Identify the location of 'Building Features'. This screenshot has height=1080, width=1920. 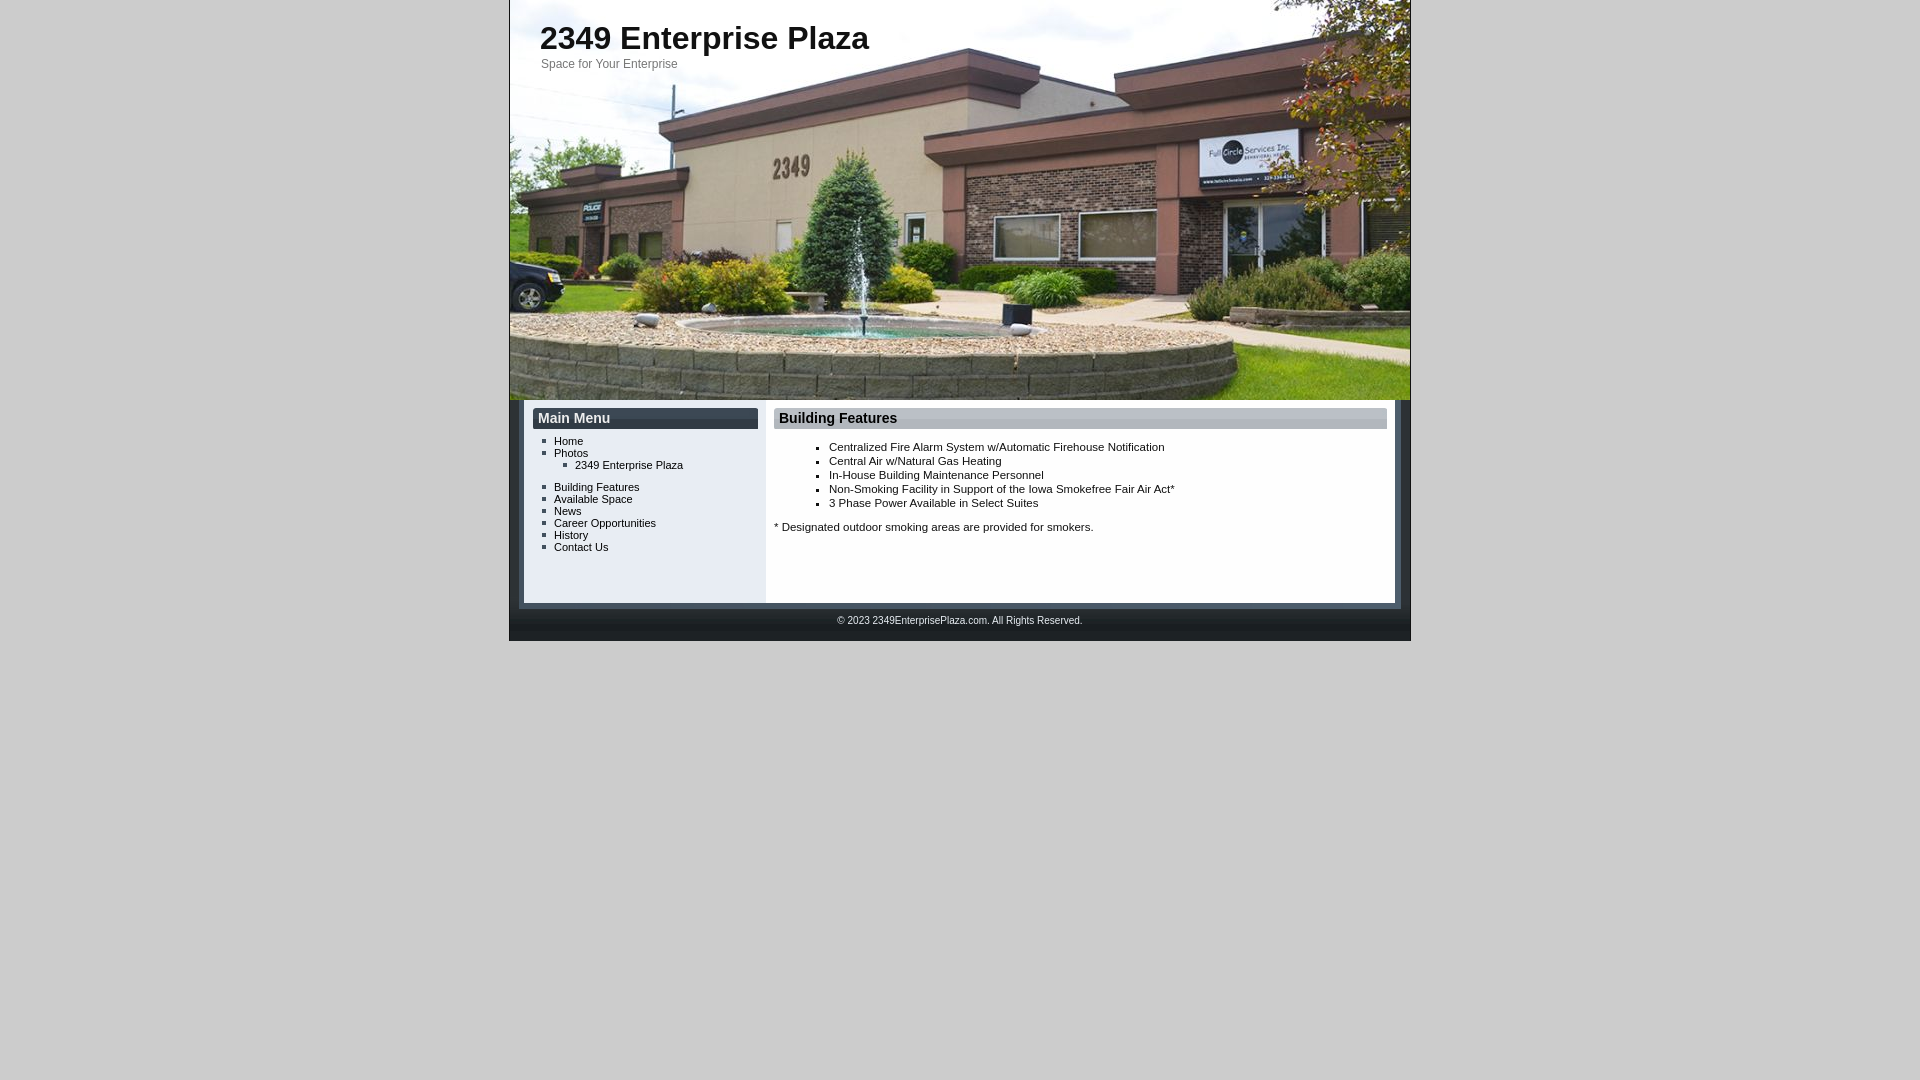
(777, 416).